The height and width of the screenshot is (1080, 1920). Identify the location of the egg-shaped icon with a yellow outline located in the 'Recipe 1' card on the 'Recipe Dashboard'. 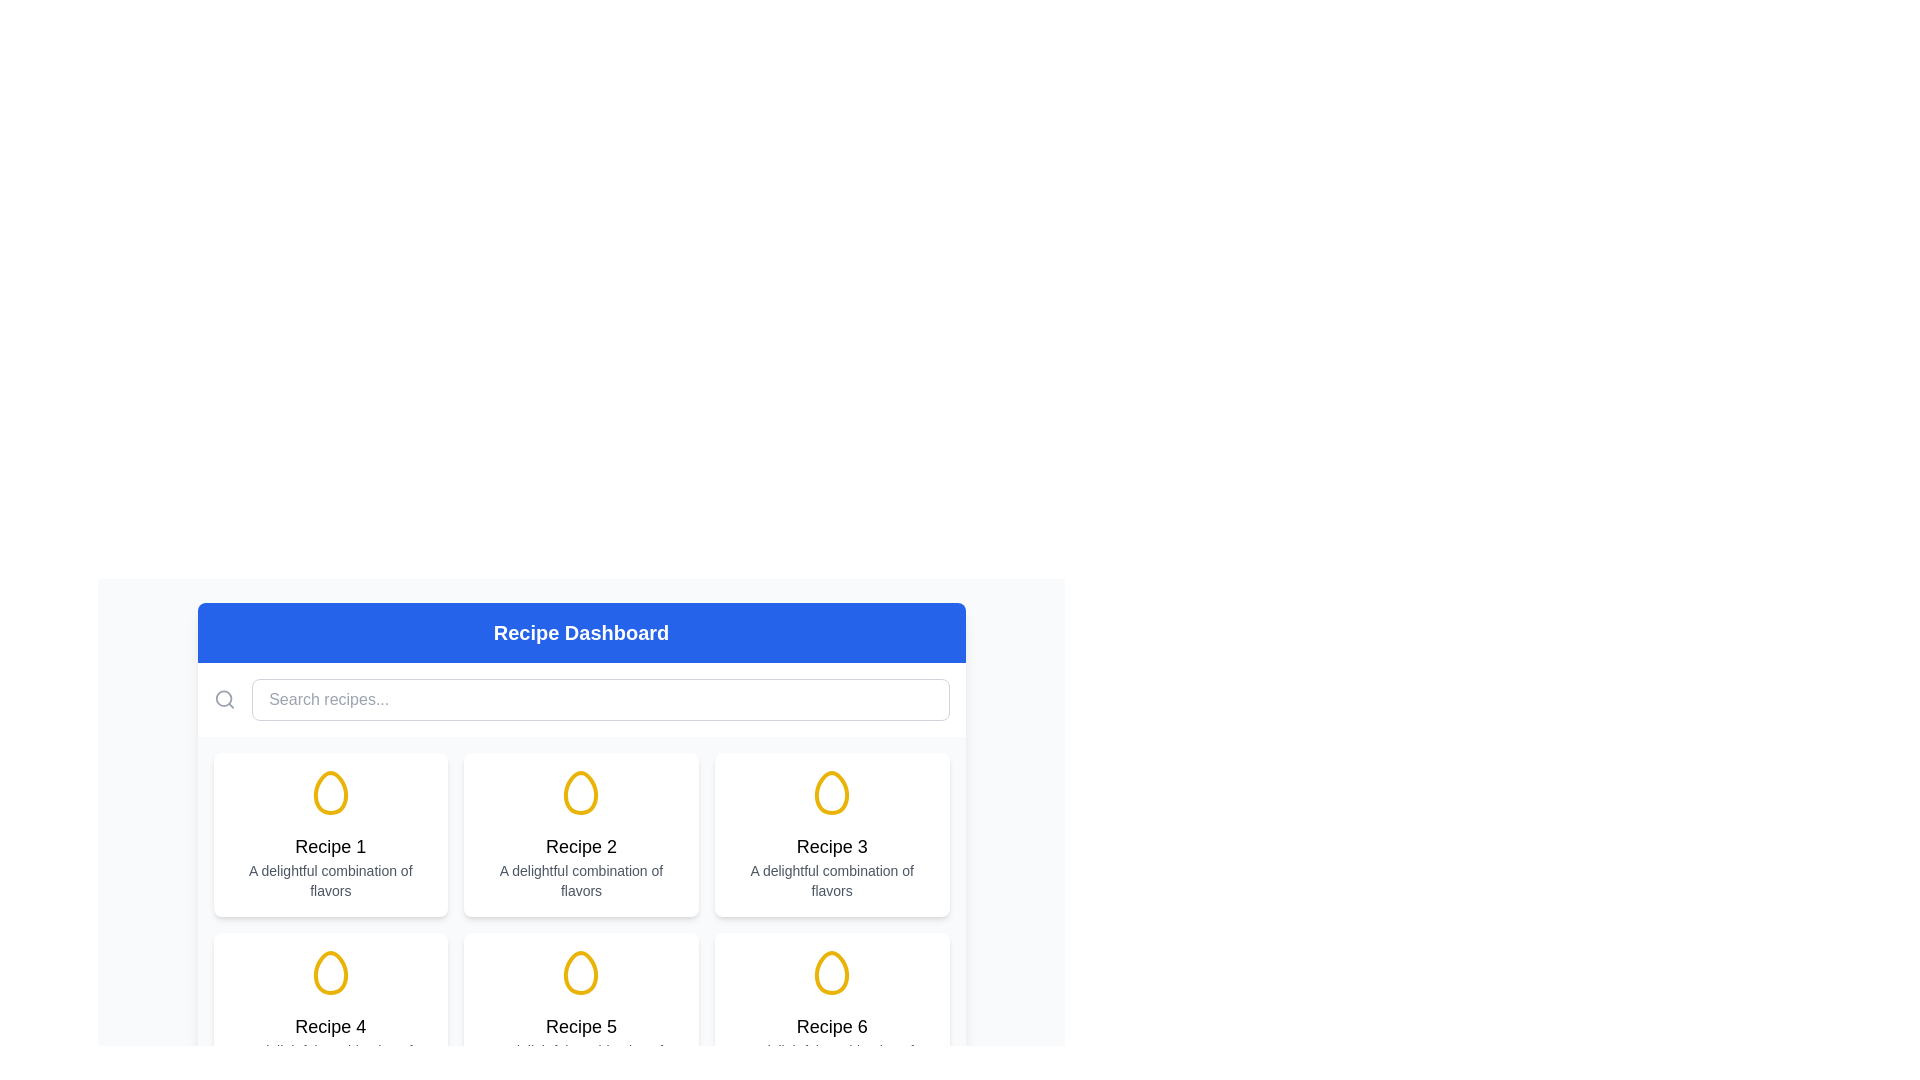
(330, 792).